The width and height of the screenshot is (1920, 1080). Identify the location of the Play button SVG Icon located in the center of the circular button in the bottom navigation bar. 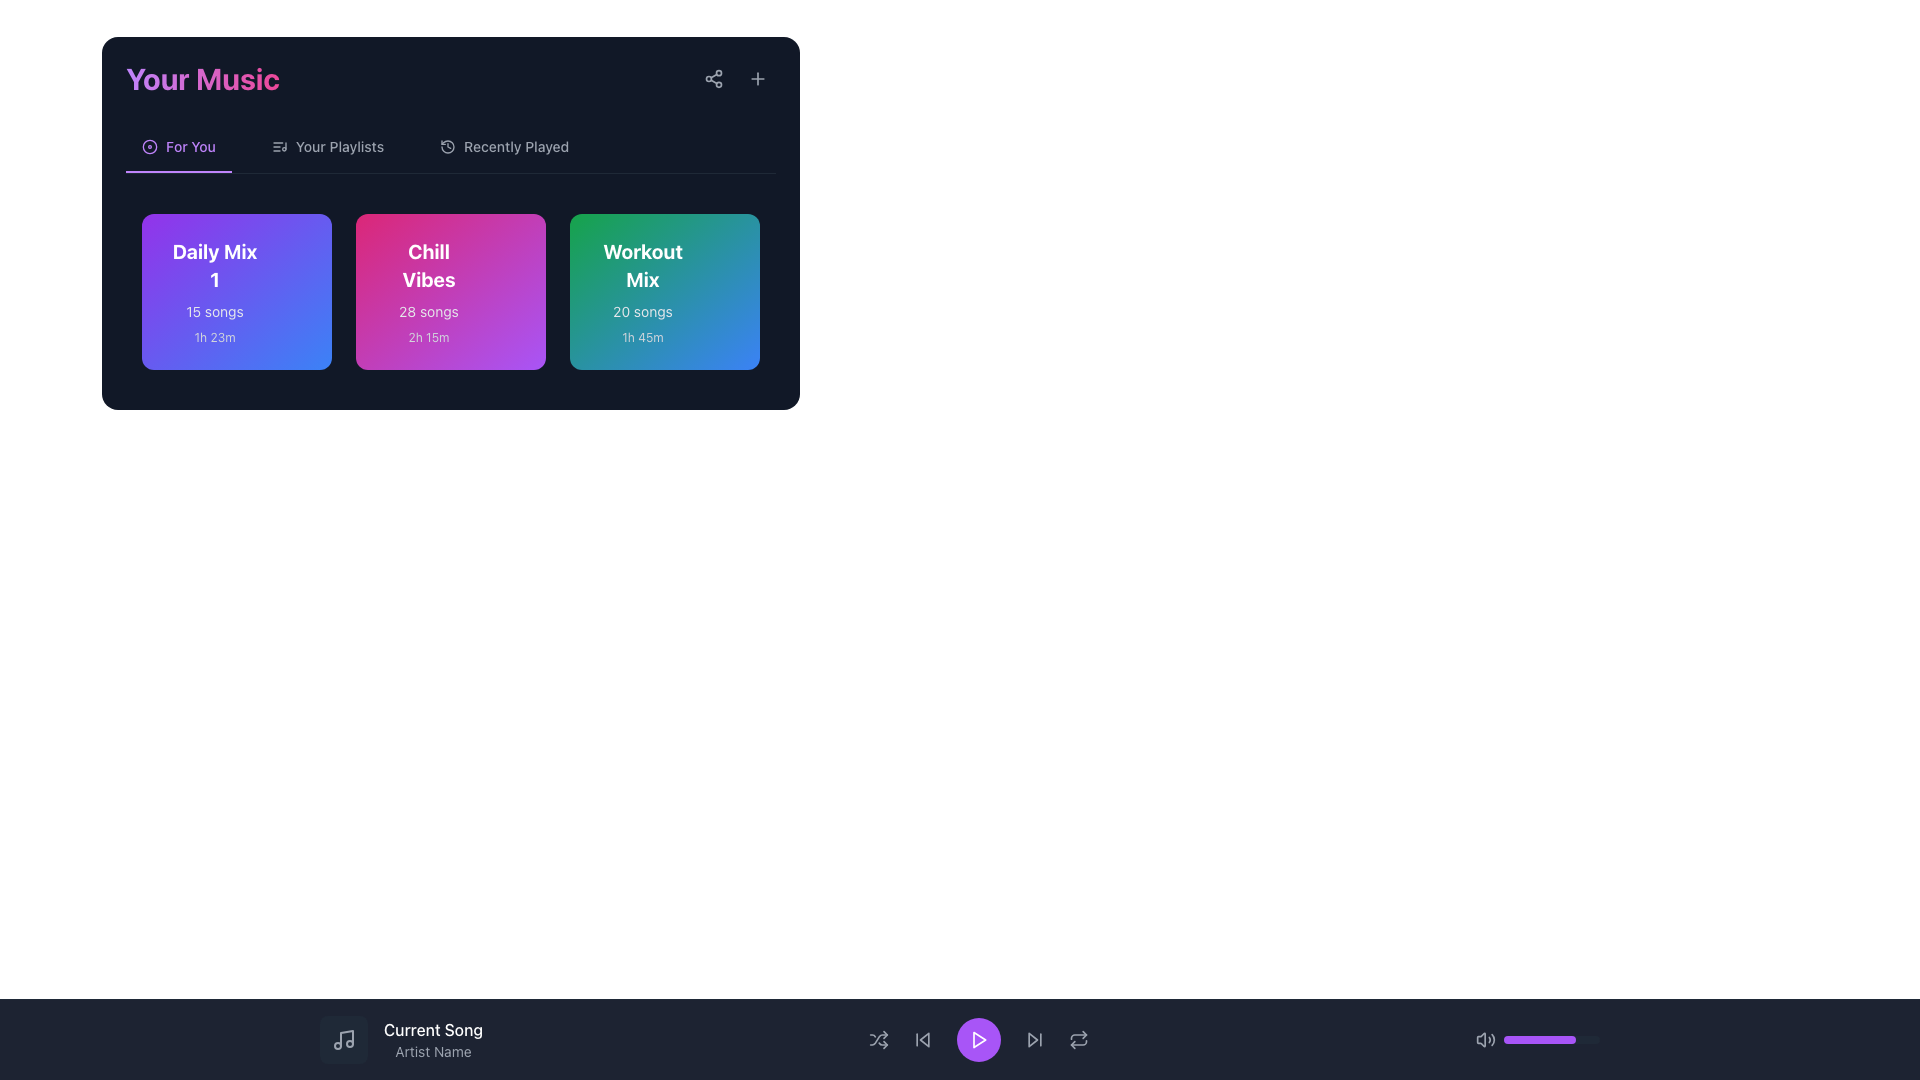
(979, 1039).